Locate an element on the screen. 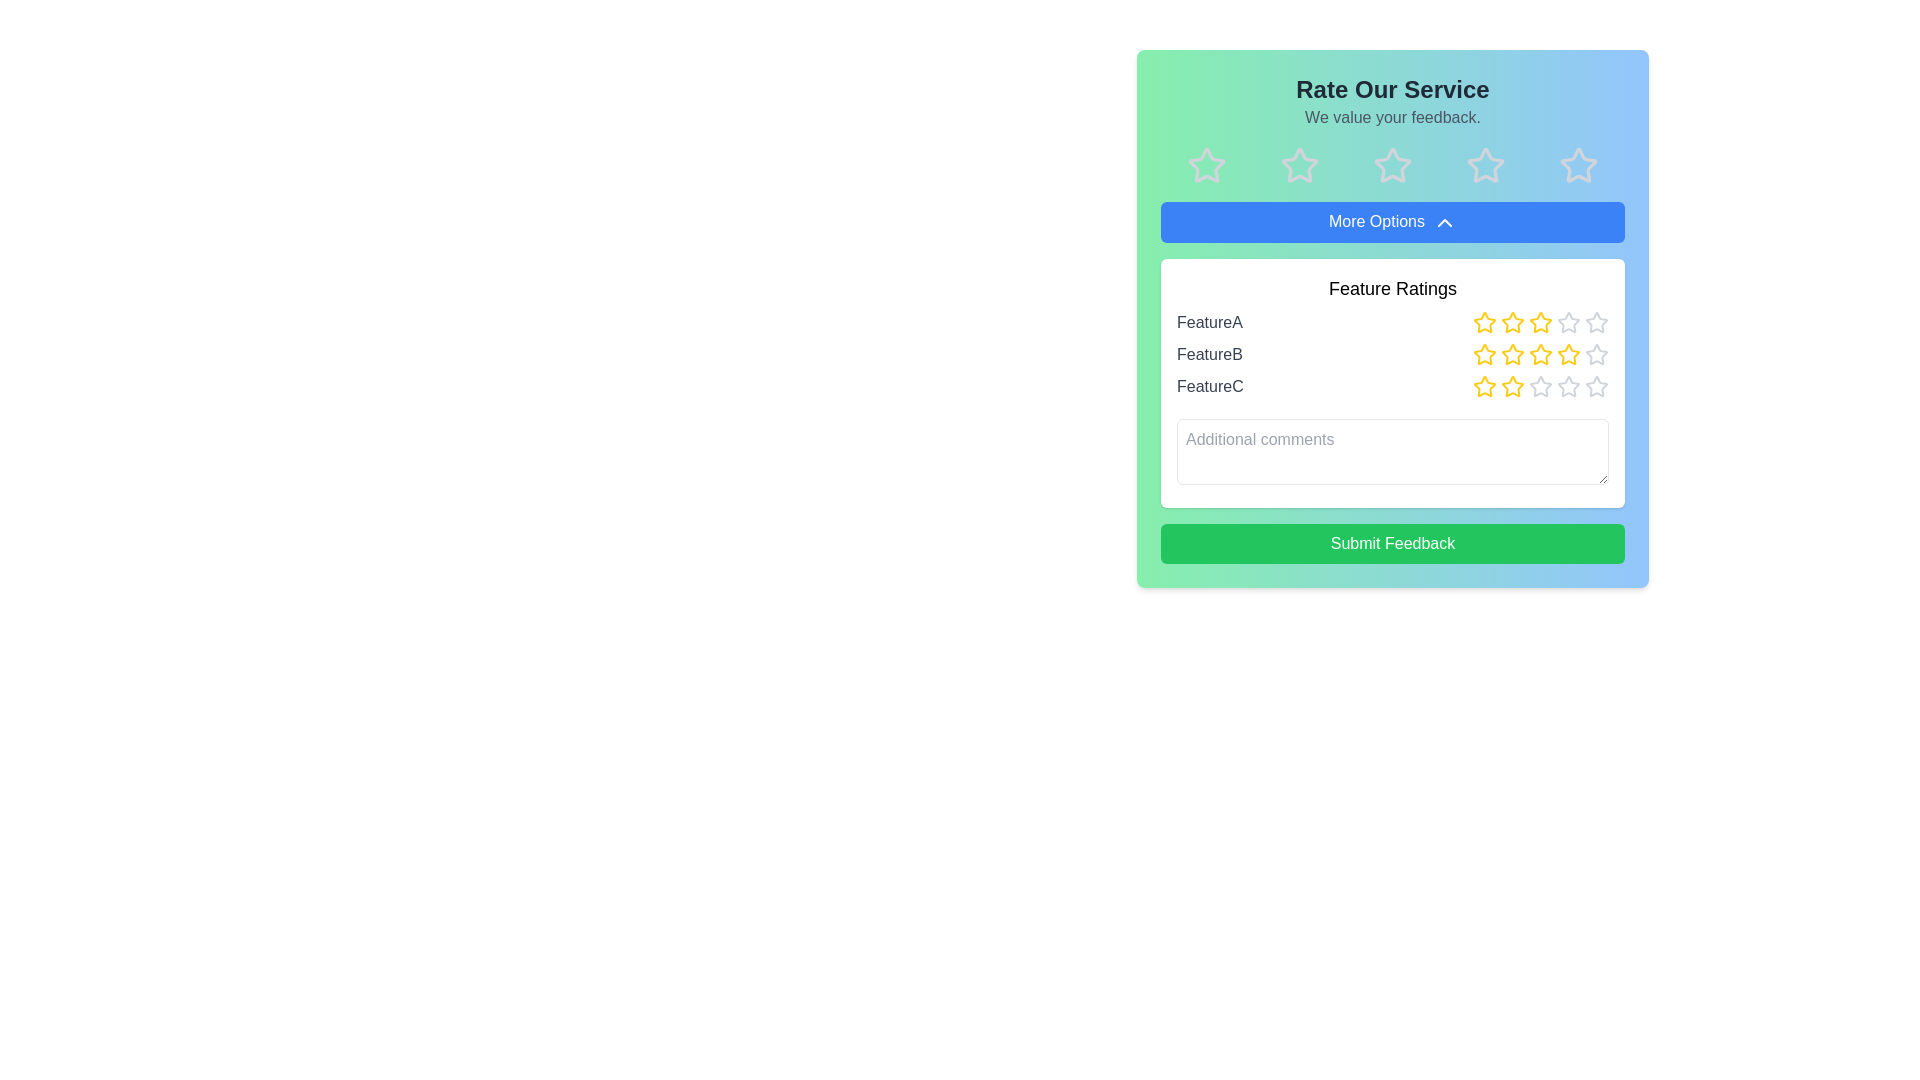  text label located at the top-center of the white panel, which serves as a title or section header above the feature ratings for 'FeatureA' is located at coordinates (1391, 288).